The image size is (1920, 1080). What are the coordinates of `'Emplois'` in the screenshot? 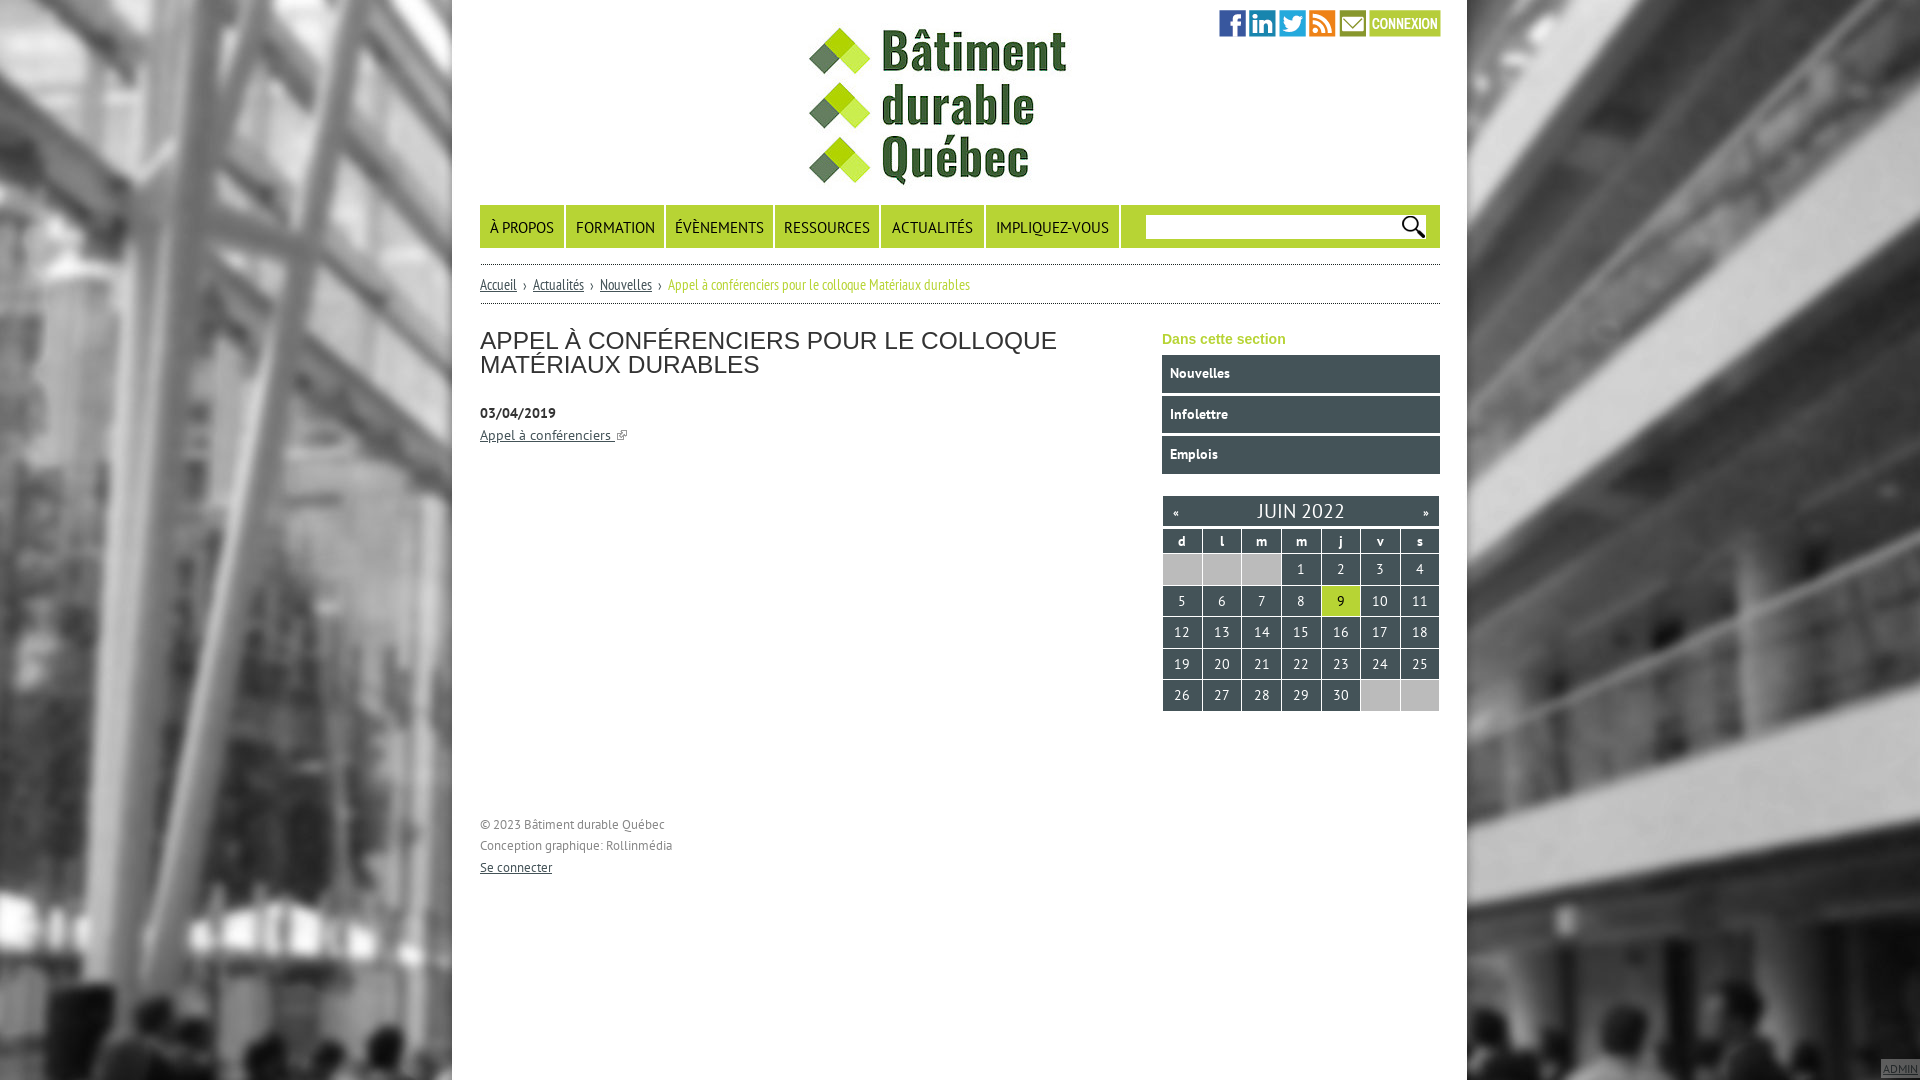 It's located at (1300, 455).